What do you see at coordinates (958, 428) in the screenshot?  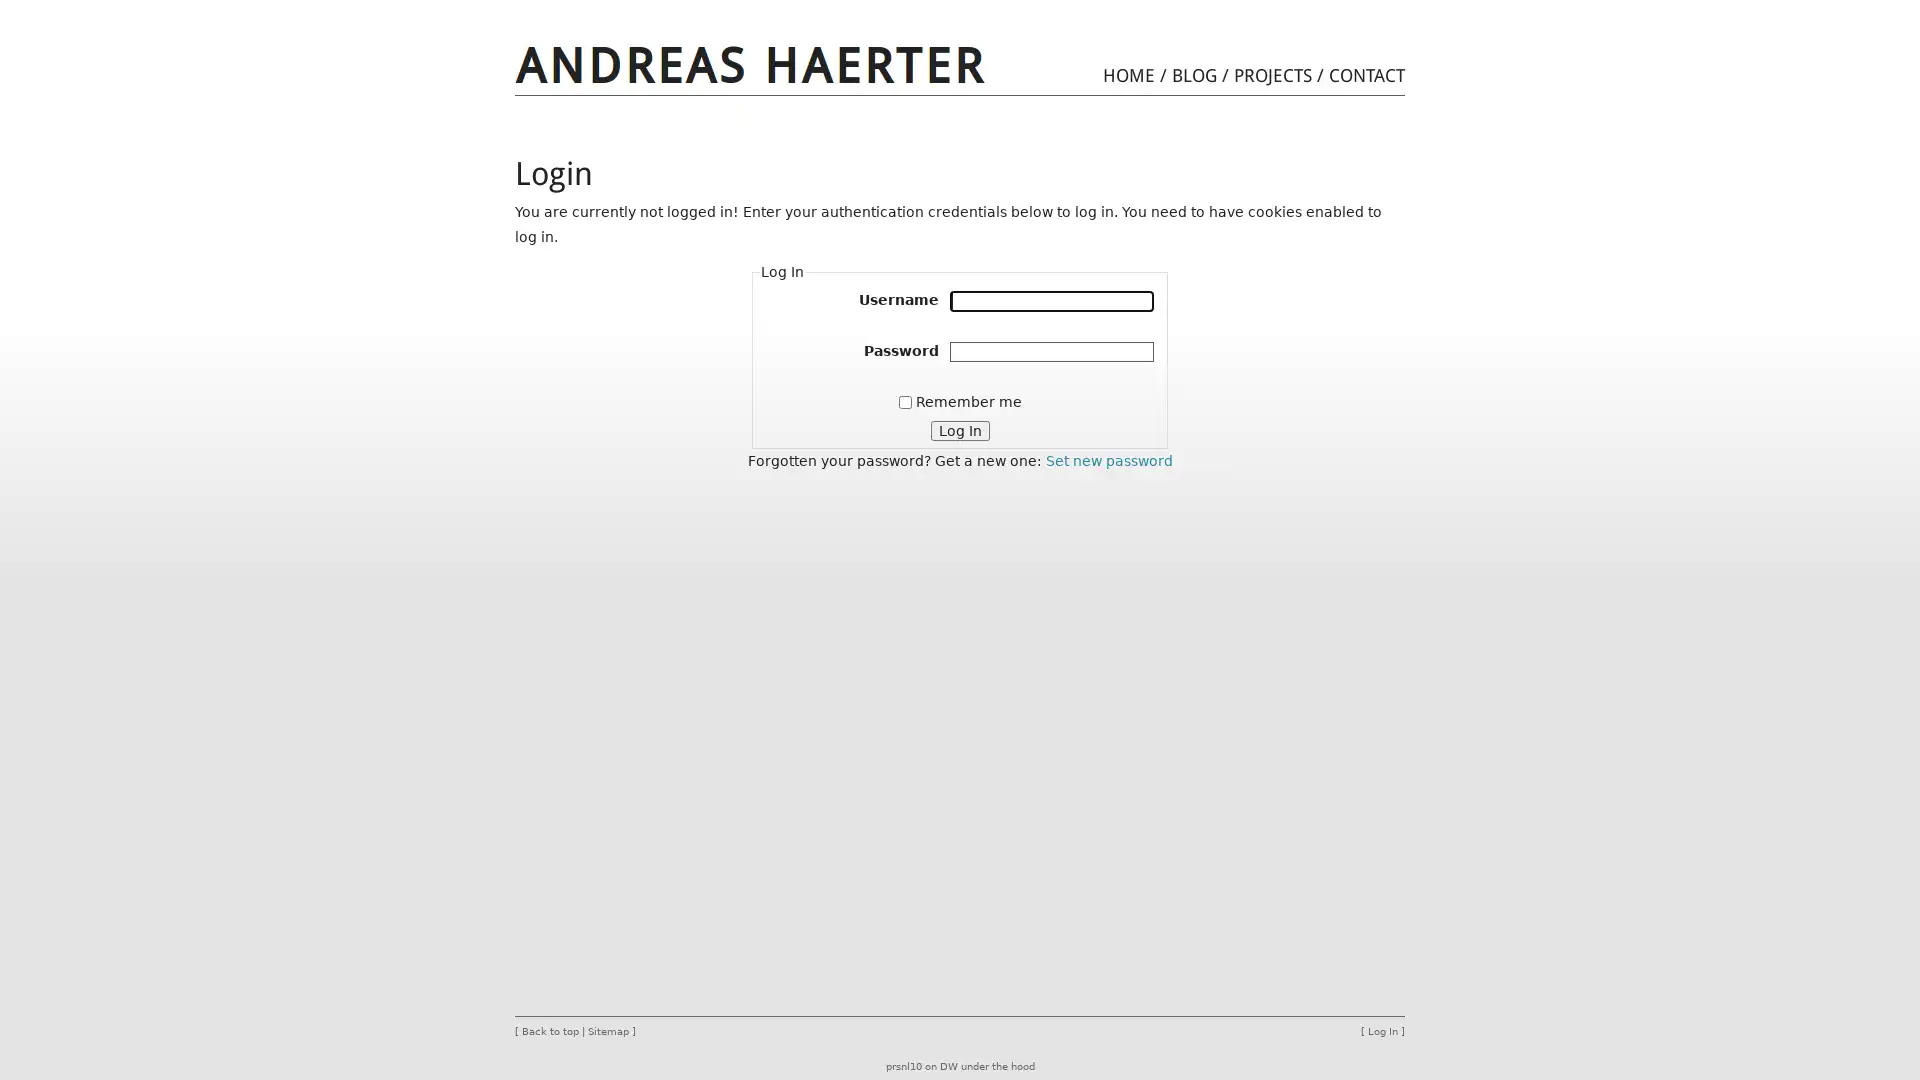 I see `Log In` at bounding box center [958, 428].